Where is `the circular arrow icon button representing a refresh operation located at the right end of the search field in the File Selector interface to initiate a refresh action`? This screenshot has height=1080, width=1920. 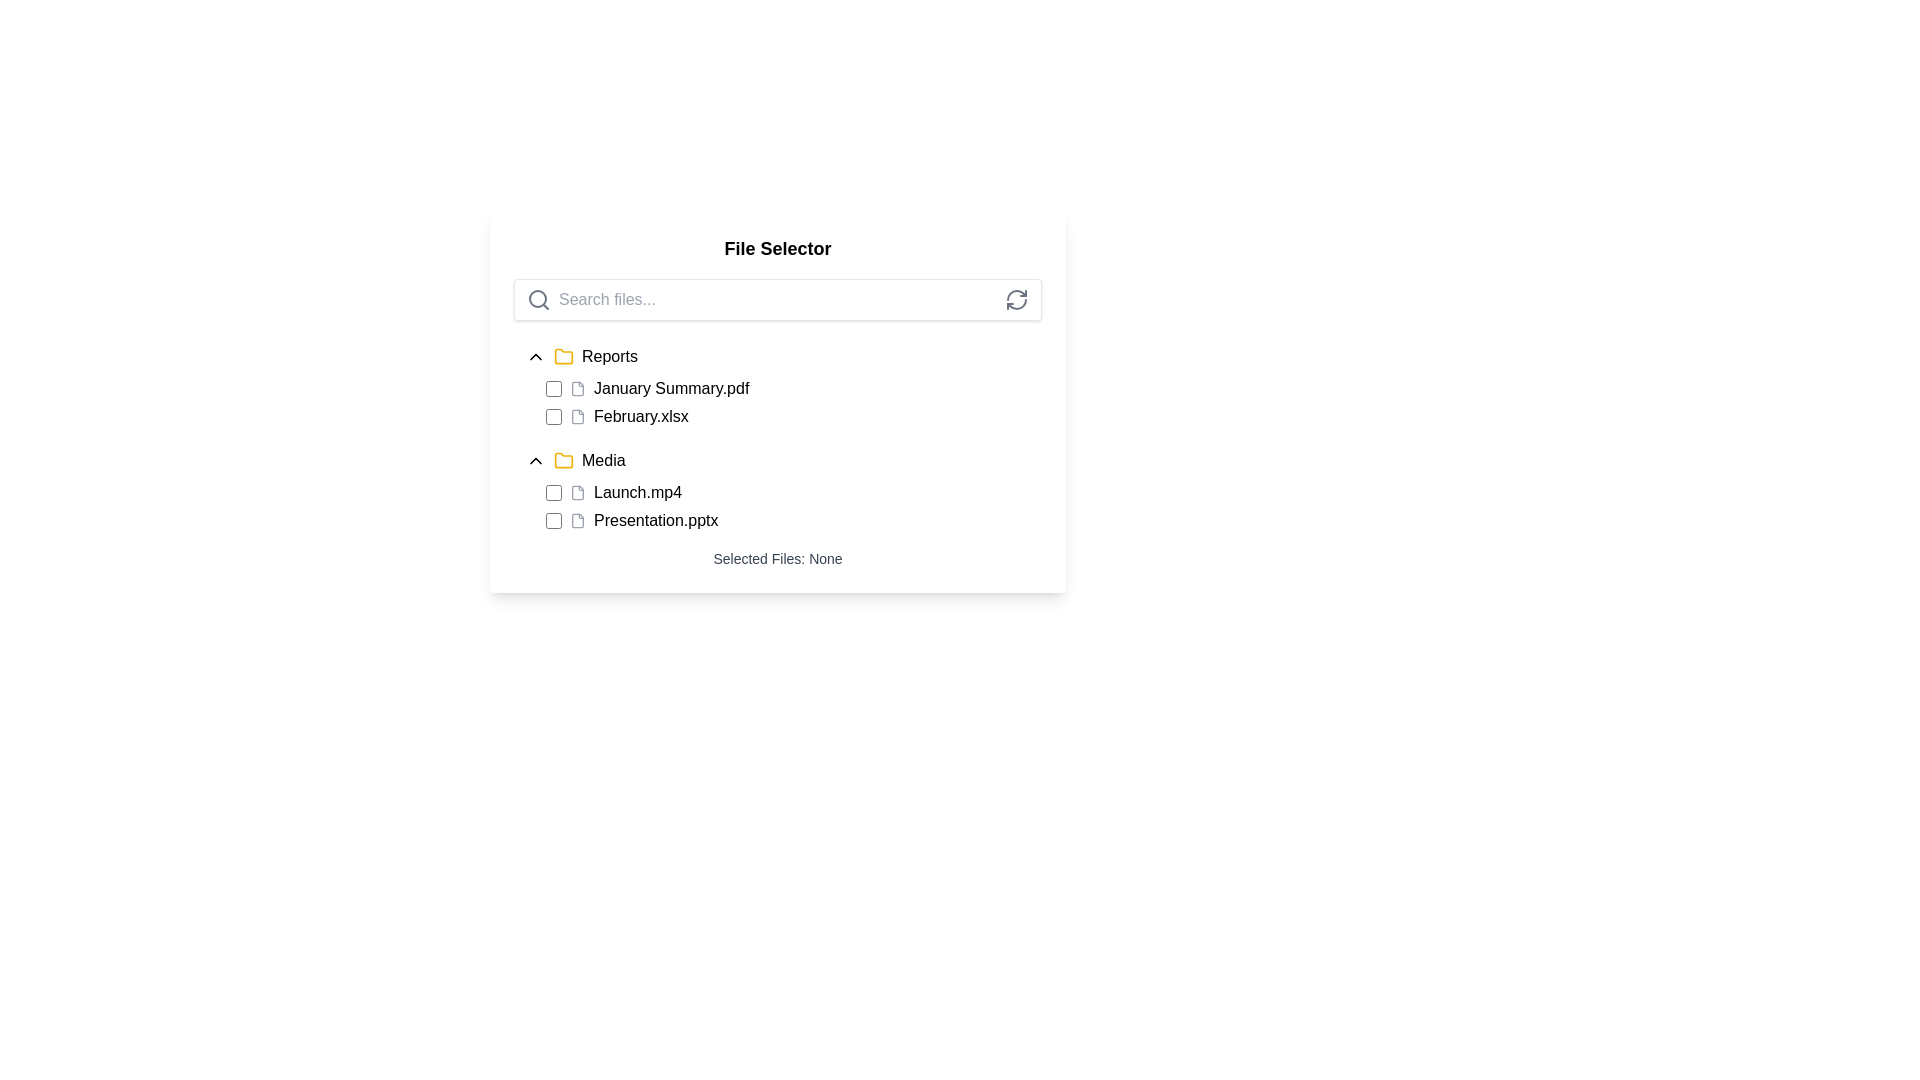 the circular arrow icon button representing a refresh operation located at the right end of the search field in the File Selector interface to initiate a refresh action is located at coordinates (1017, 300).